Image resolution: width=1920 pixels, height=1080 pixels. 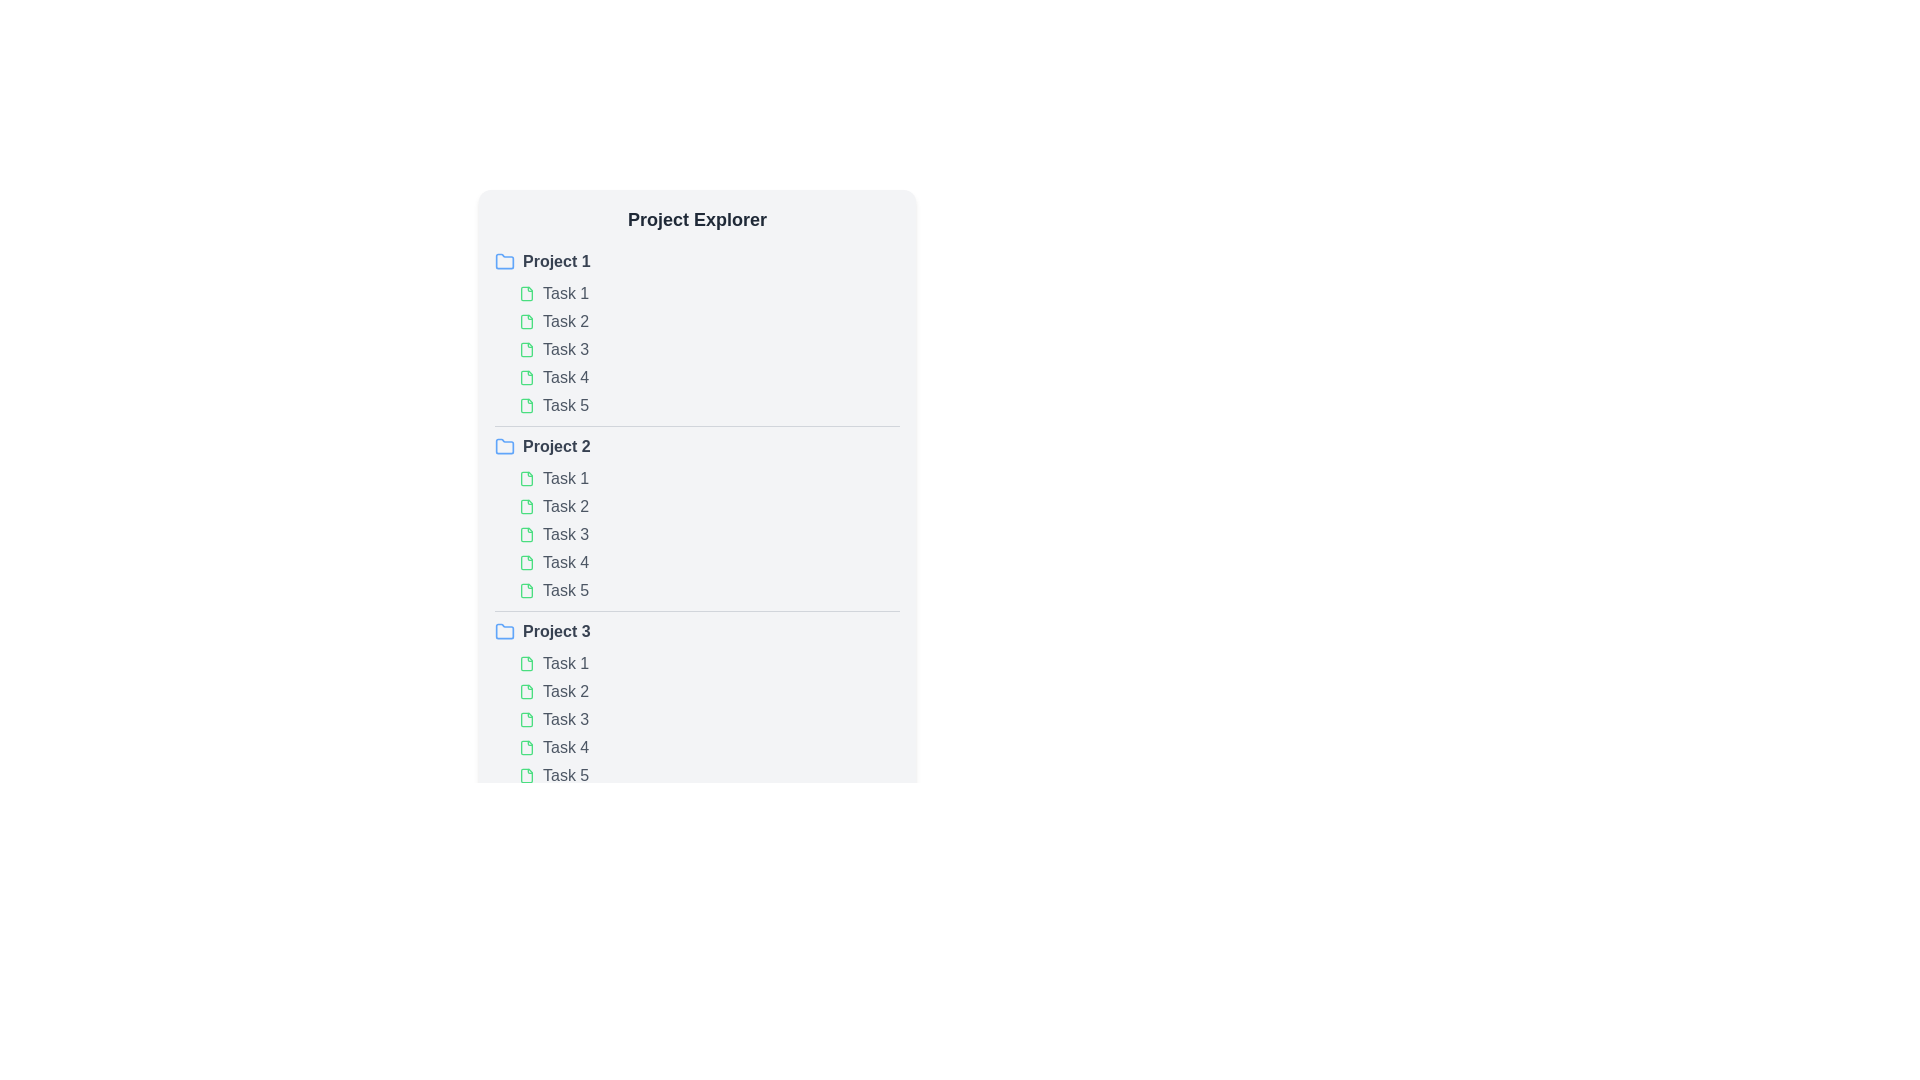 I want to click on the text label 'Task 4', which is the fourth item in the vertical list under 'Project 1', next to a green document icon, so click(x=565, y=378).